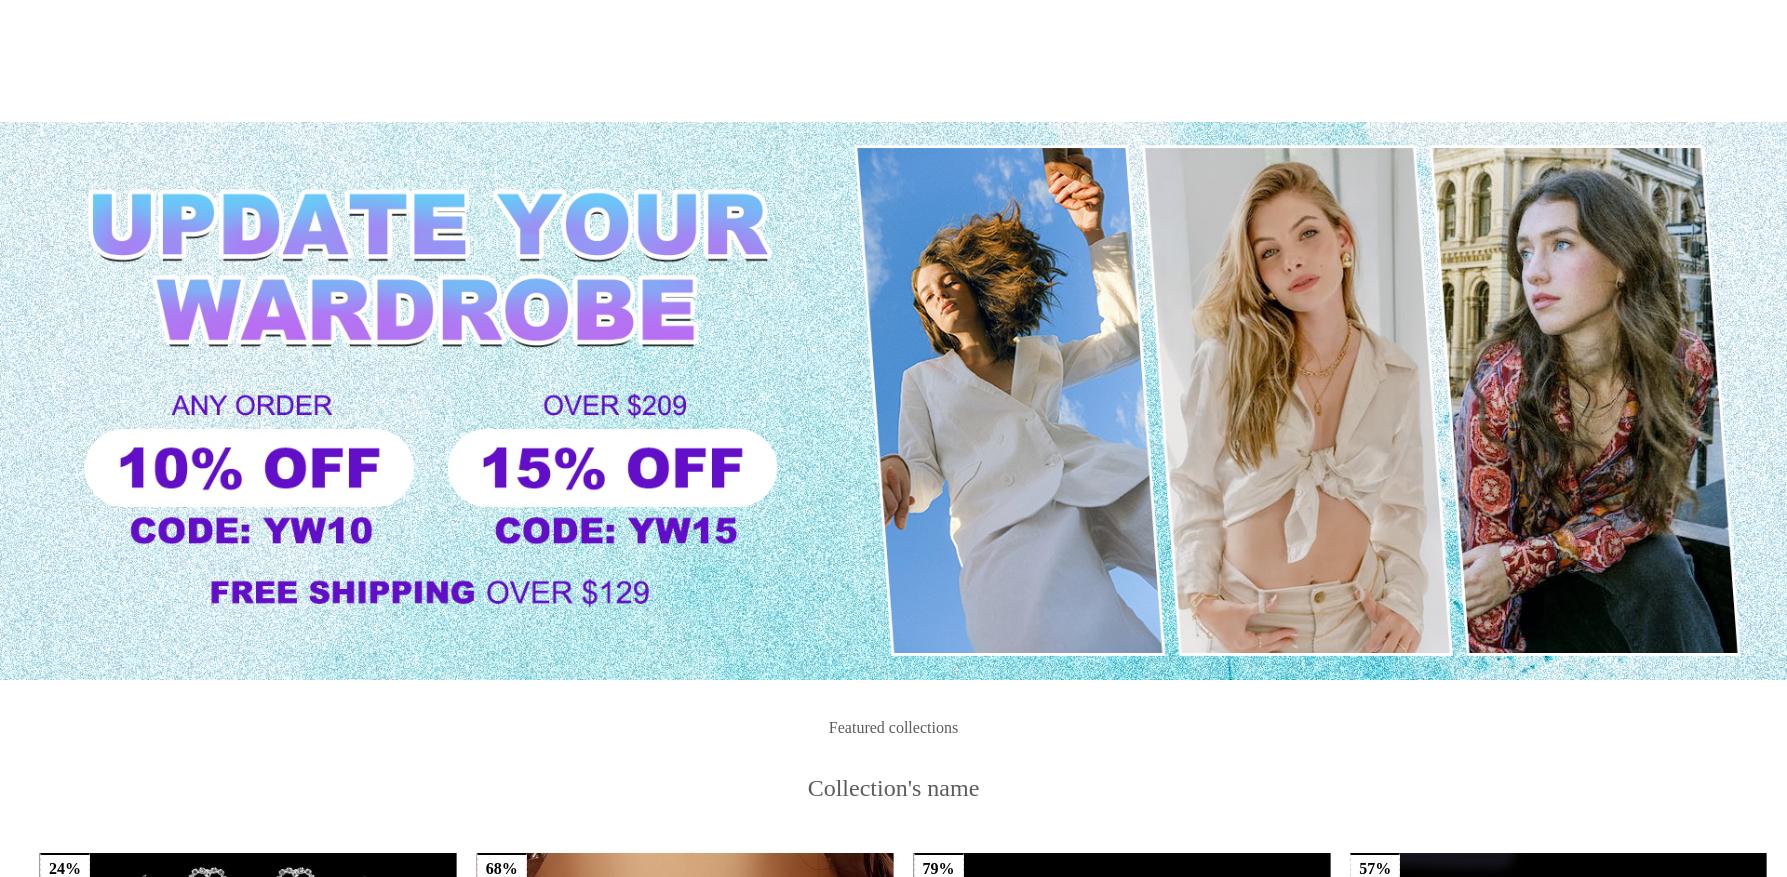 The height and width of the screenshot is (877, 1787). Describe the element at coordinates (65, 449) in the screenshot. I see `'49%'` at that location.